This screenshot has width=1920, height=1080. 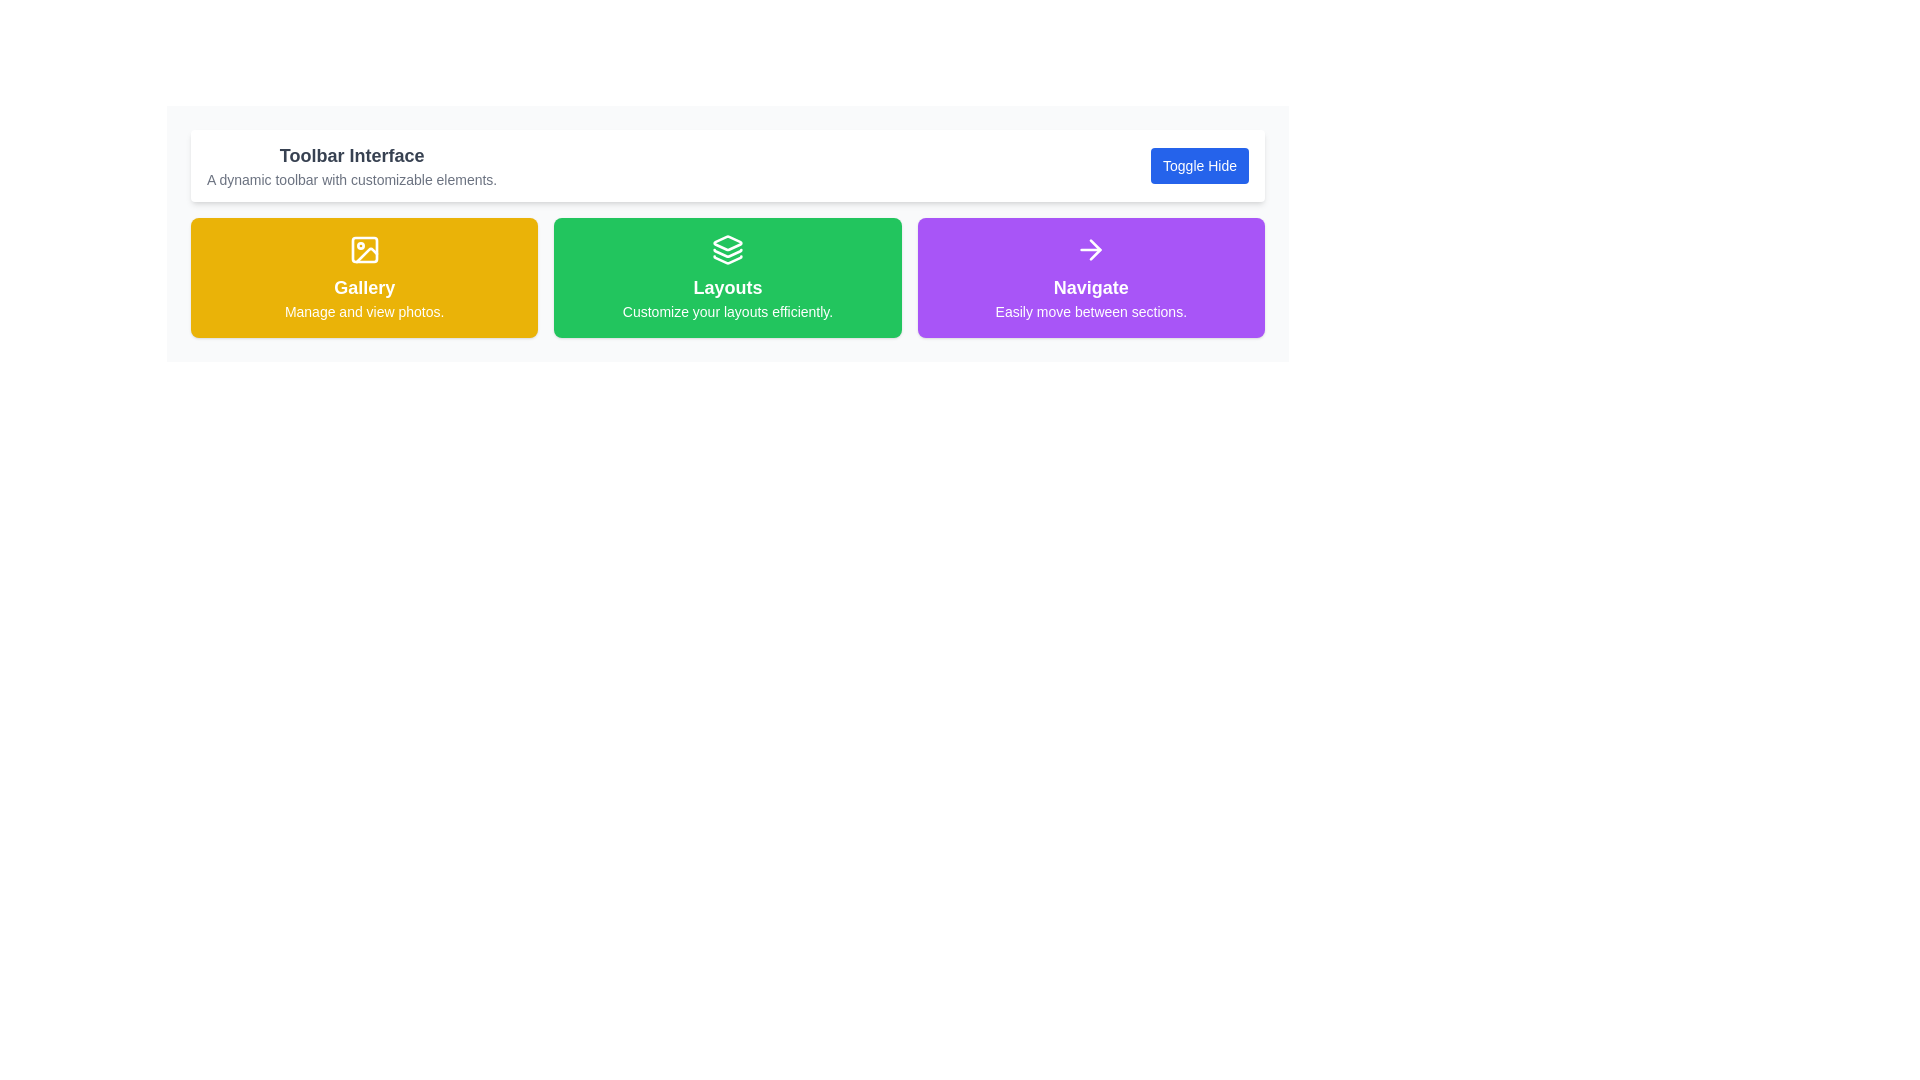 What do you see at coordinates (364, 312) in the screenshot?
I see `the text label that reads 'Manage and view photos.' which is displayed within a yellow background section under the 'Gallery' heading` at bounding box center [364, 312].